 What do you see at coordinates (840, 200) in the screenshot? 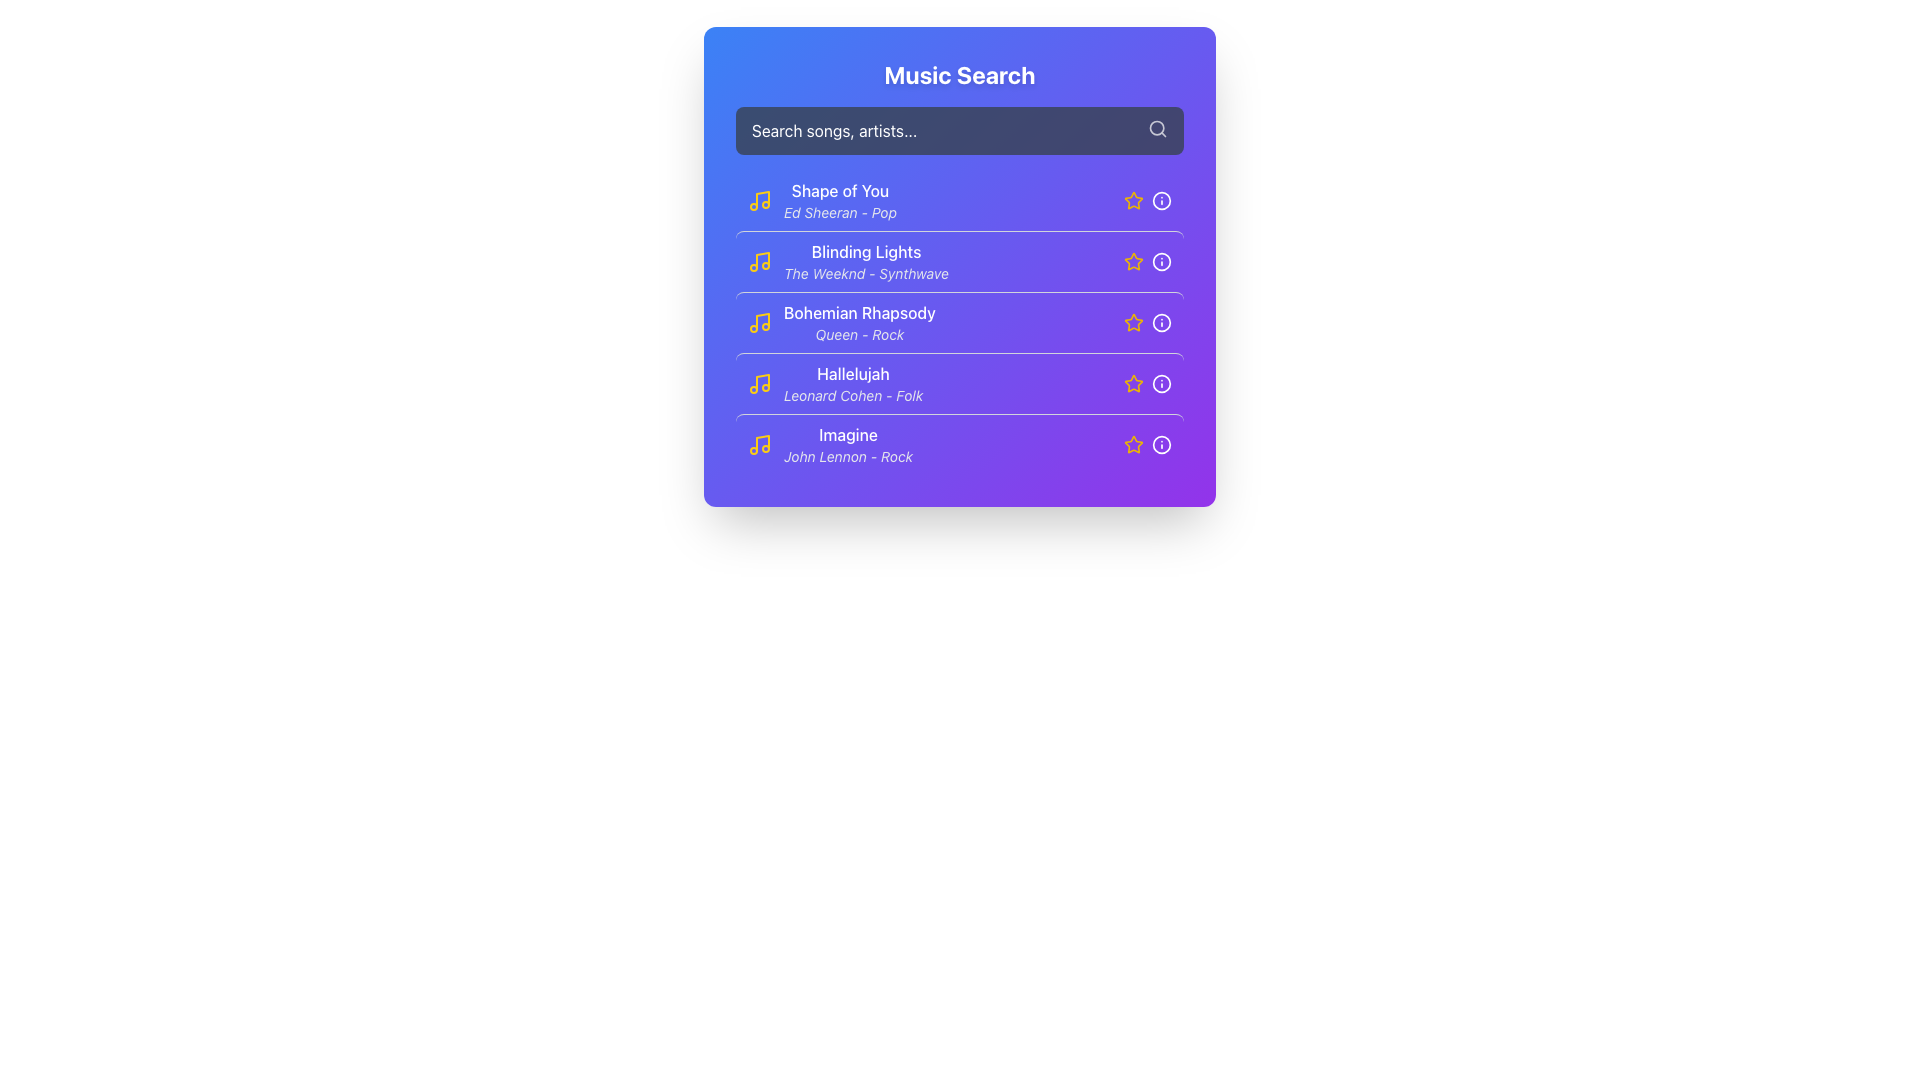
I see `the text label that displays the title and metadata of the song, positioned to the right of the yellow music note icon` at bounding box center [840, 200].